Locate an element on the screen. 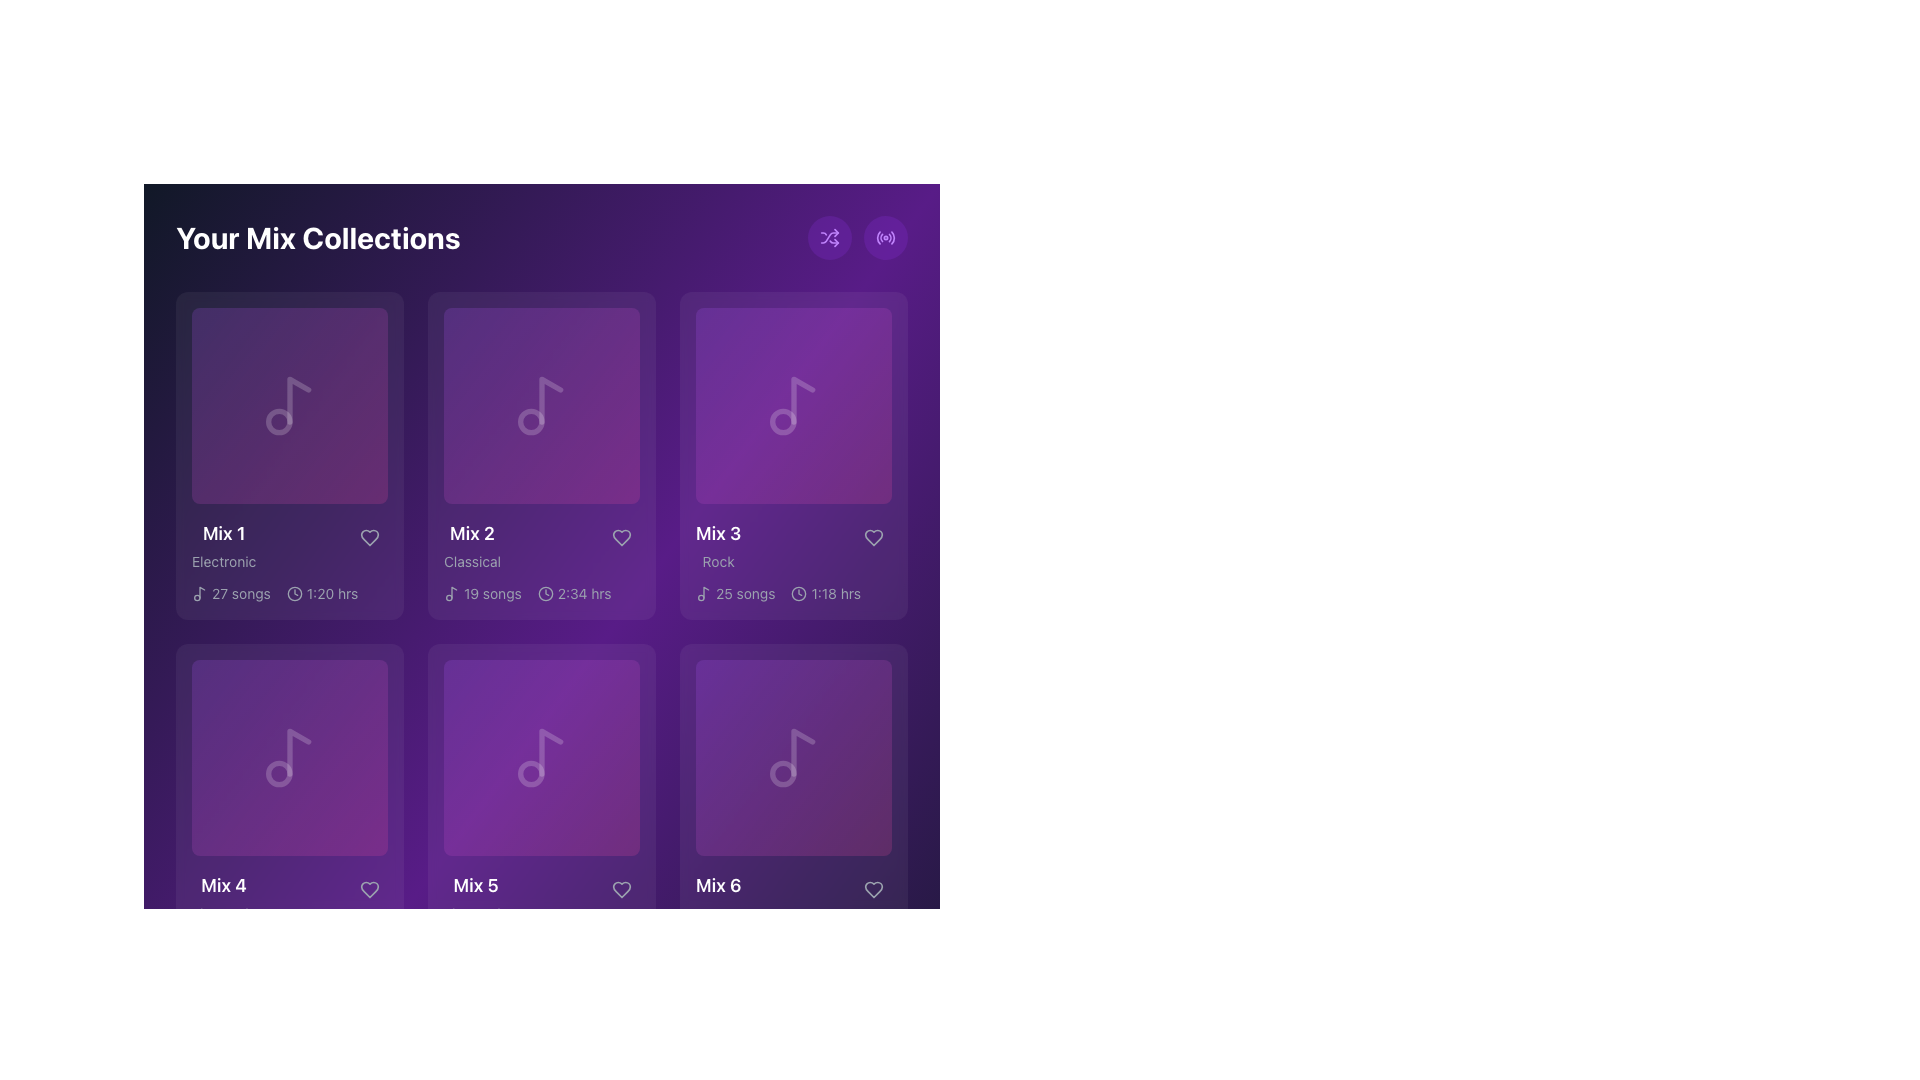 The height and width of the screenshot is (1080, 1920). text label that provides the name and type of the music mix located under the fourth square in the second row of the 'Your Mix Collections' grid layout, below a purple-tinted icon and beside a heart icon is located at coordinates (288, 897).